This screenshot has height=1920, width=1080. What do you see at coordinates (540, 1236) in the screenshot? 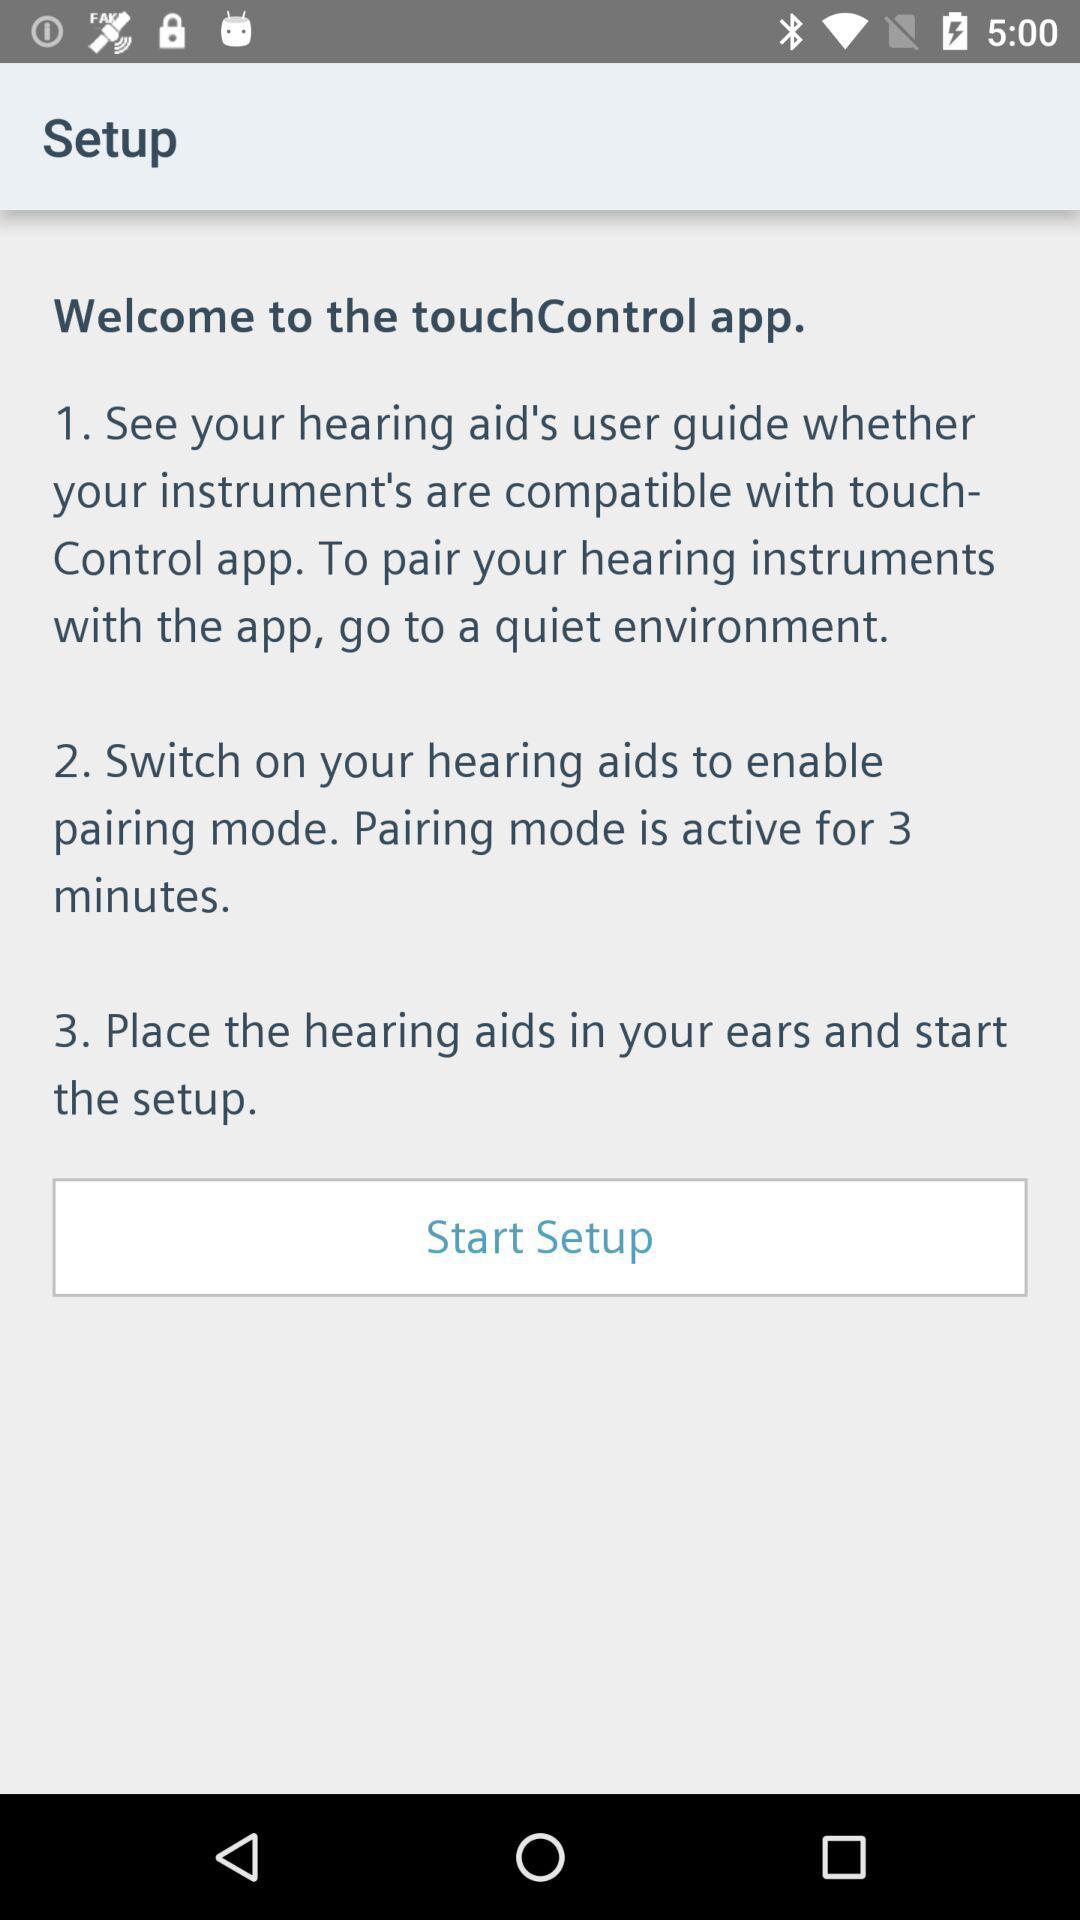
I see `start setup` at bounding box center [540, 1236].